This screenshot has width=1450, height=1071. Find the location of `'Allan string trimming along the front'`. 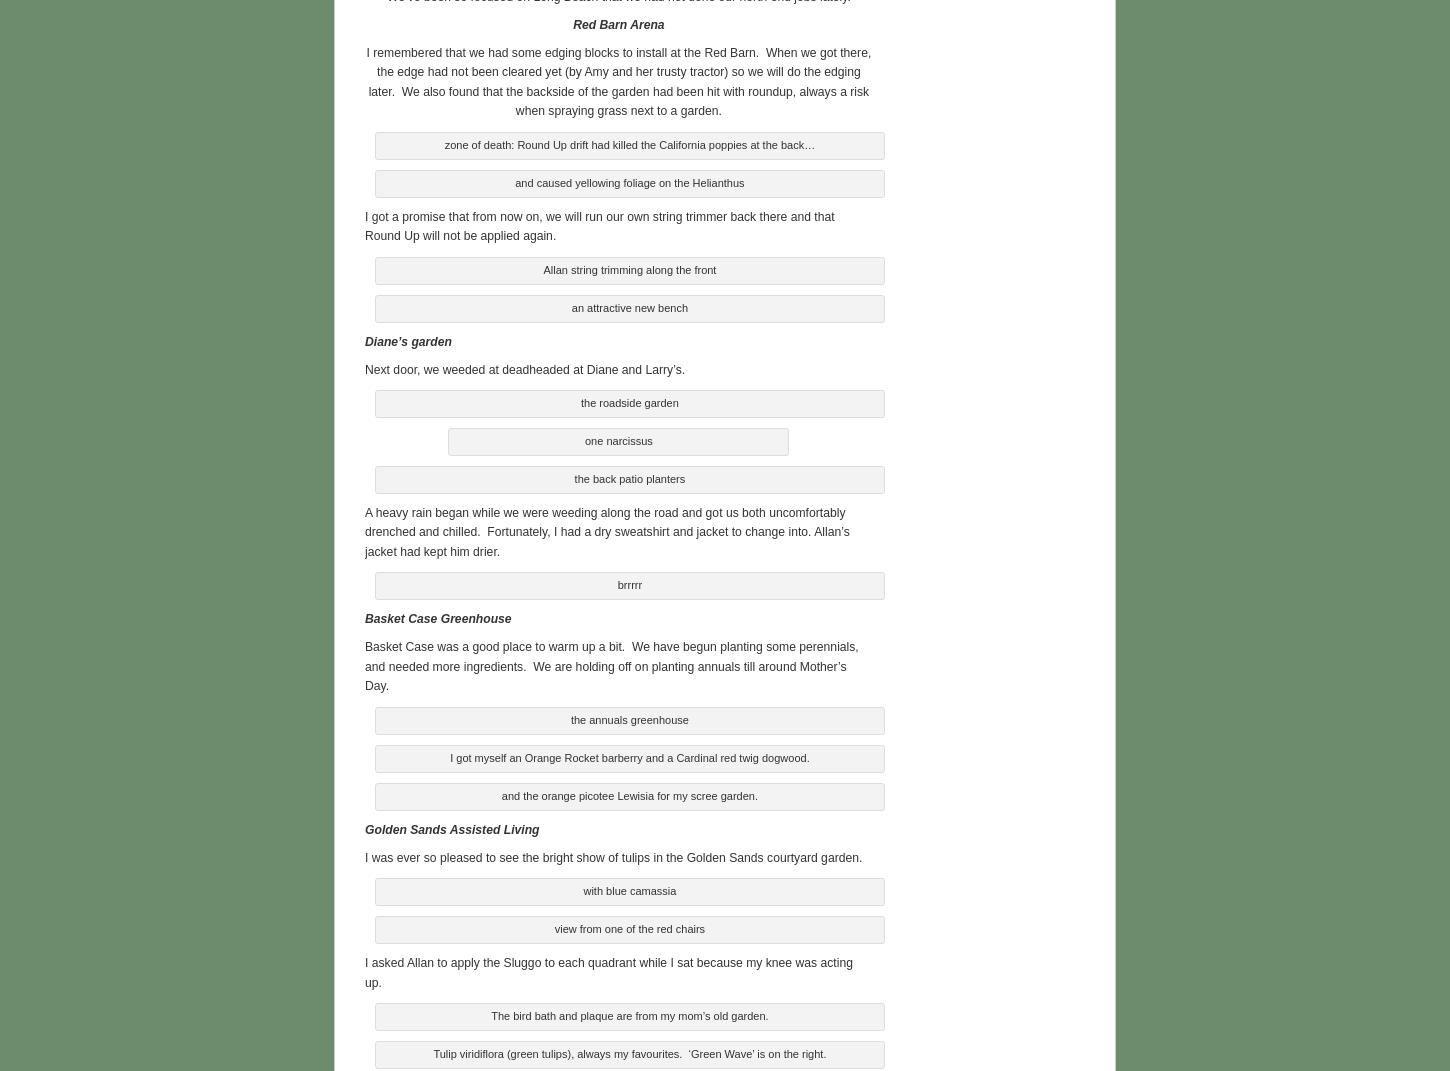

'Allan string trimming along the front' is located at coordinates (628, 267).